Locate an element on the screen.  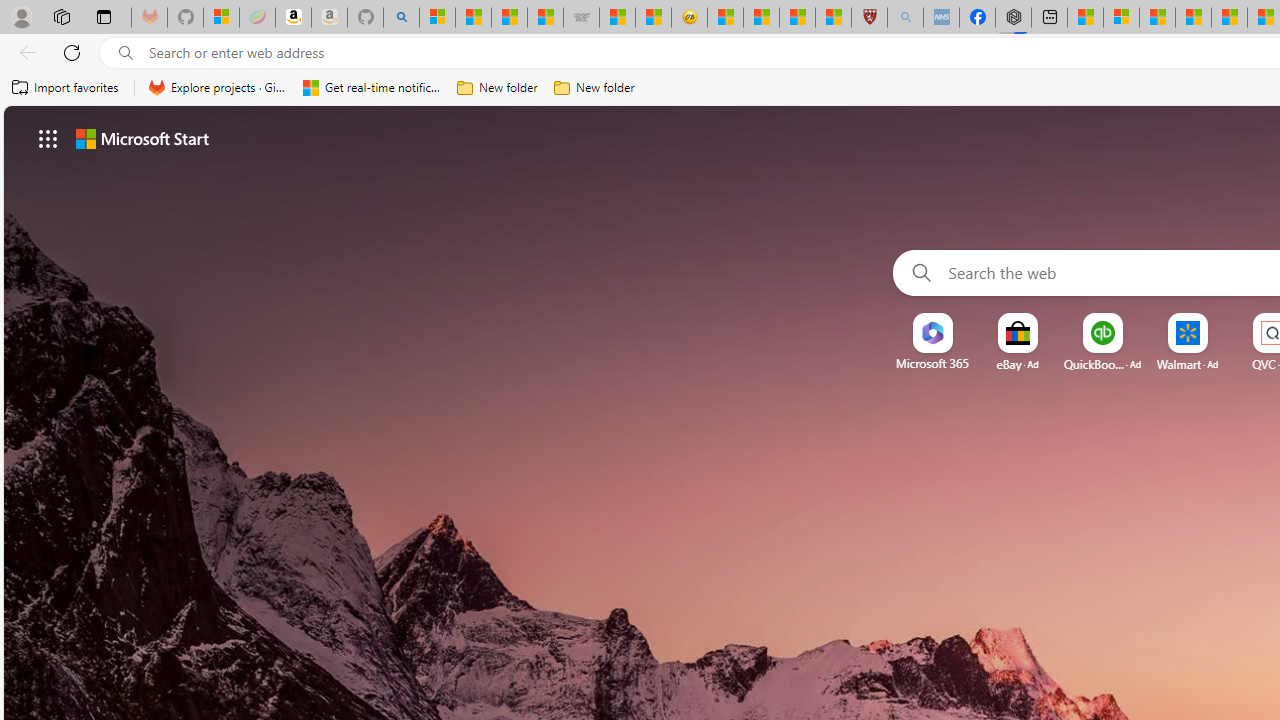
'Search icon' is located at coordinates (125, 52).